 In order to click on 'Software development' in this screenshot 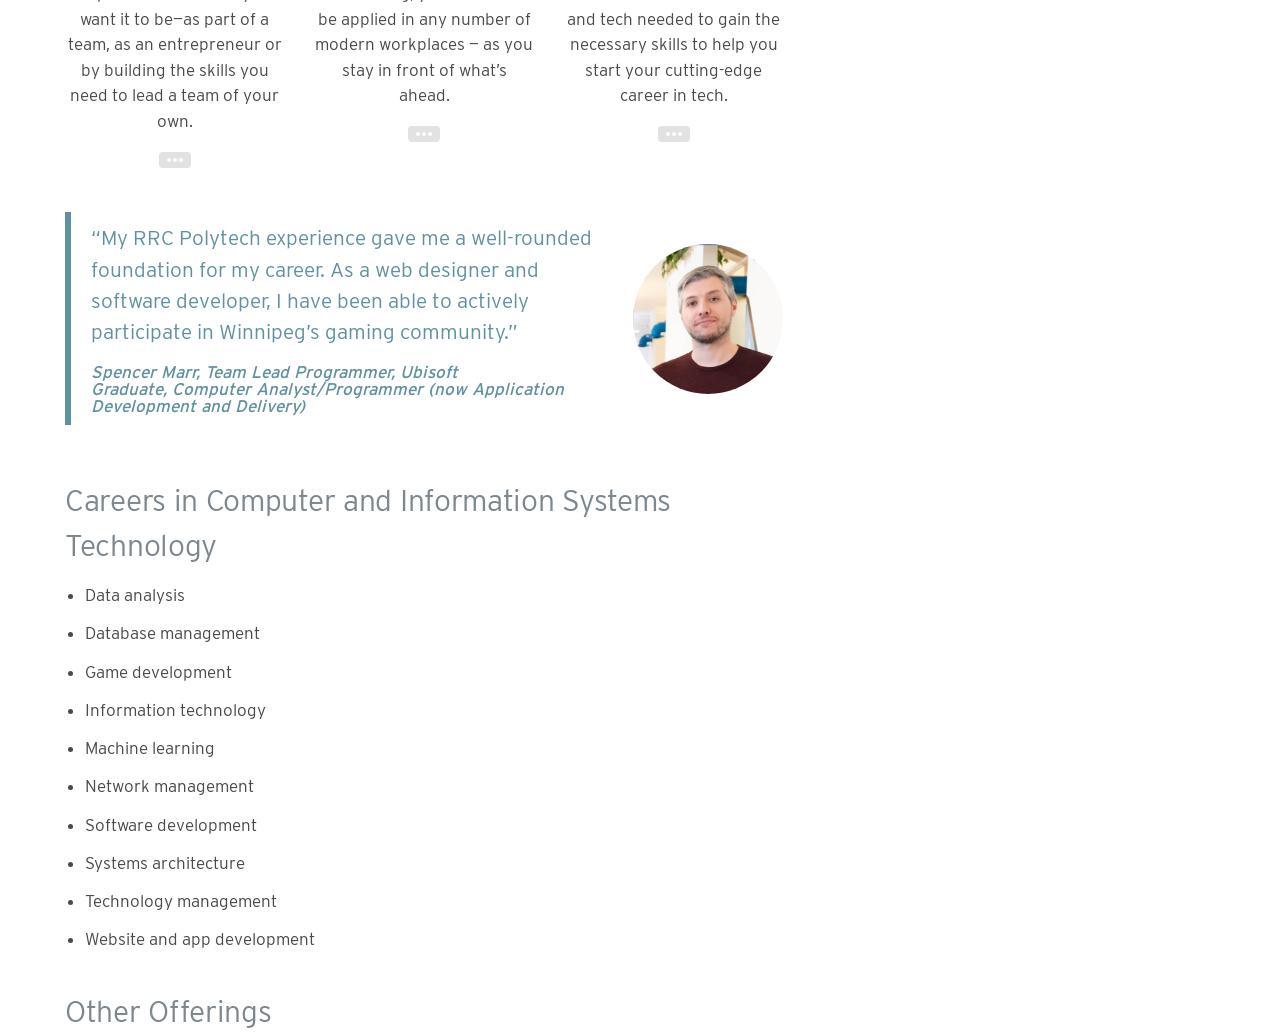, I will do `click(171, 823)`.